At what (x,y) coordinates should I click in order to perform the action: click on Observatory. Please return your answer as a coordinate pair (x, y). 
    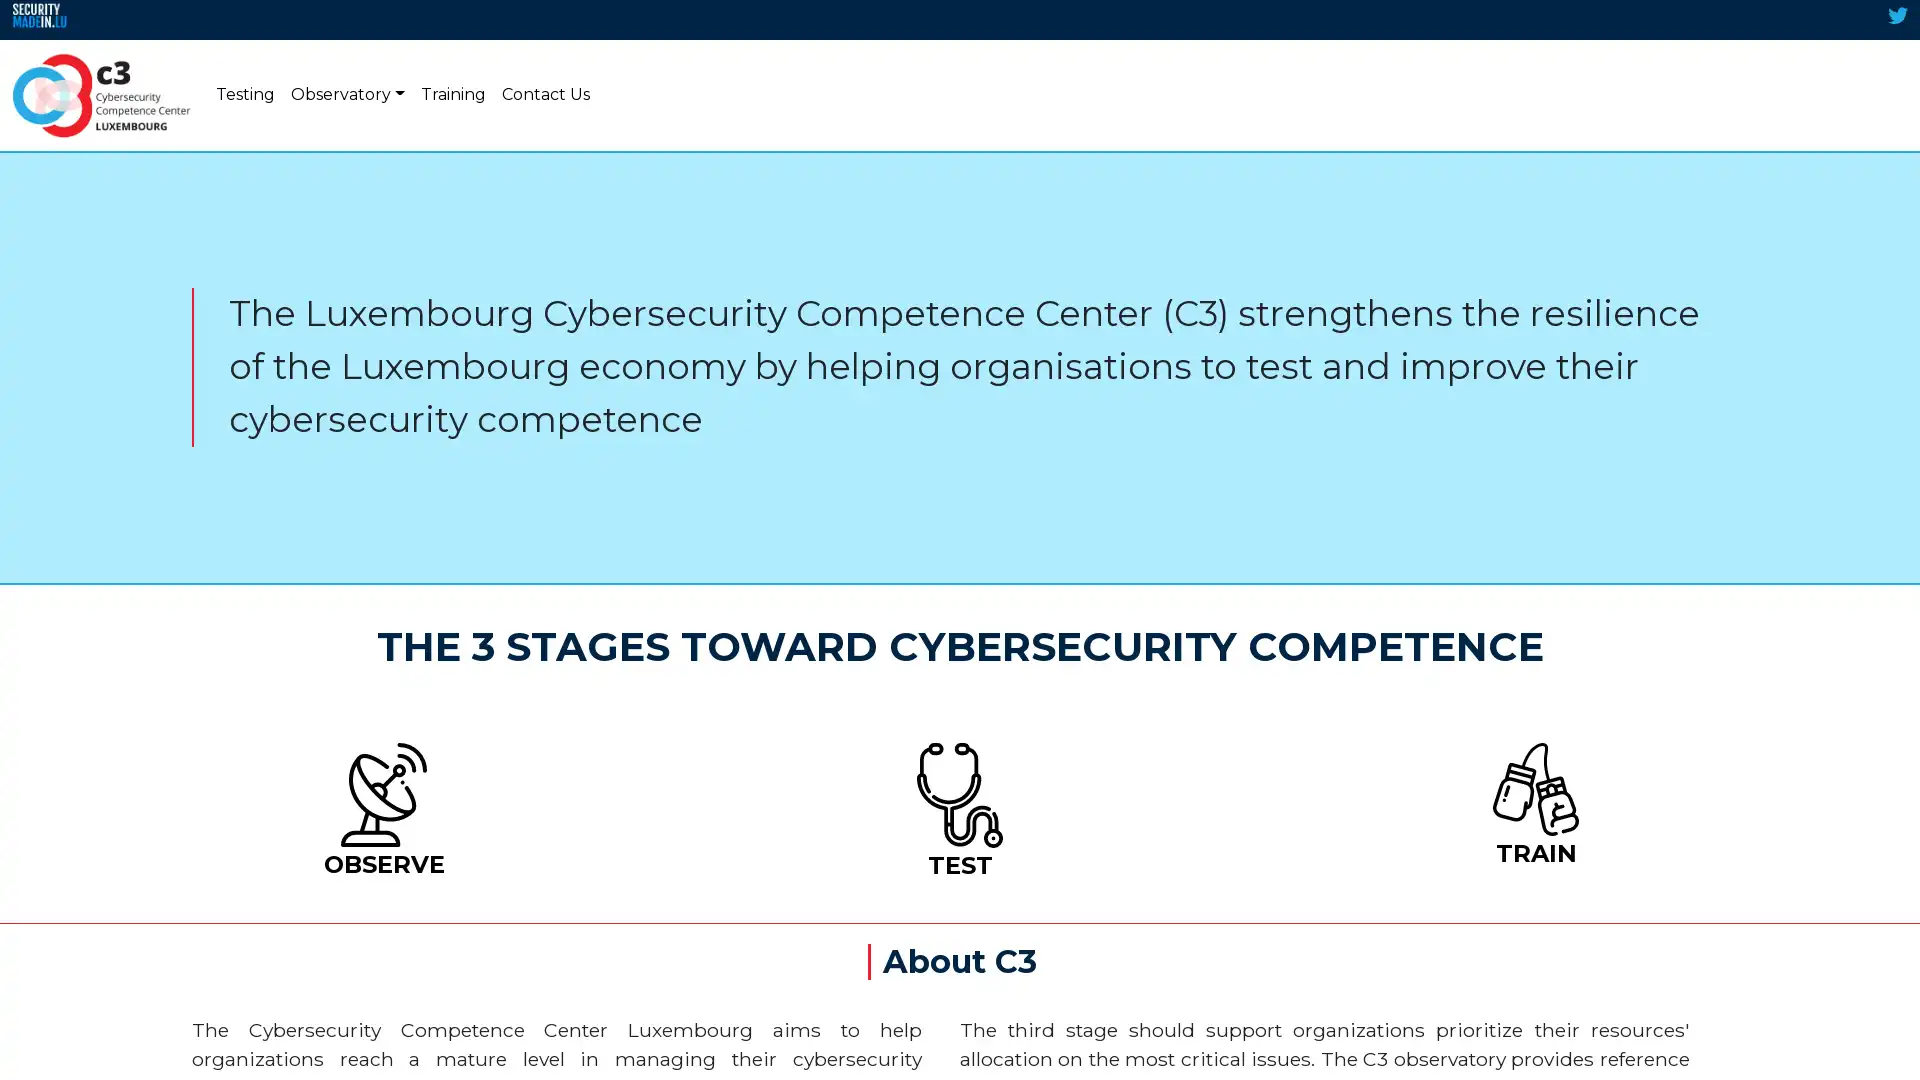
    Looking at the image, I should click on (347, 95).